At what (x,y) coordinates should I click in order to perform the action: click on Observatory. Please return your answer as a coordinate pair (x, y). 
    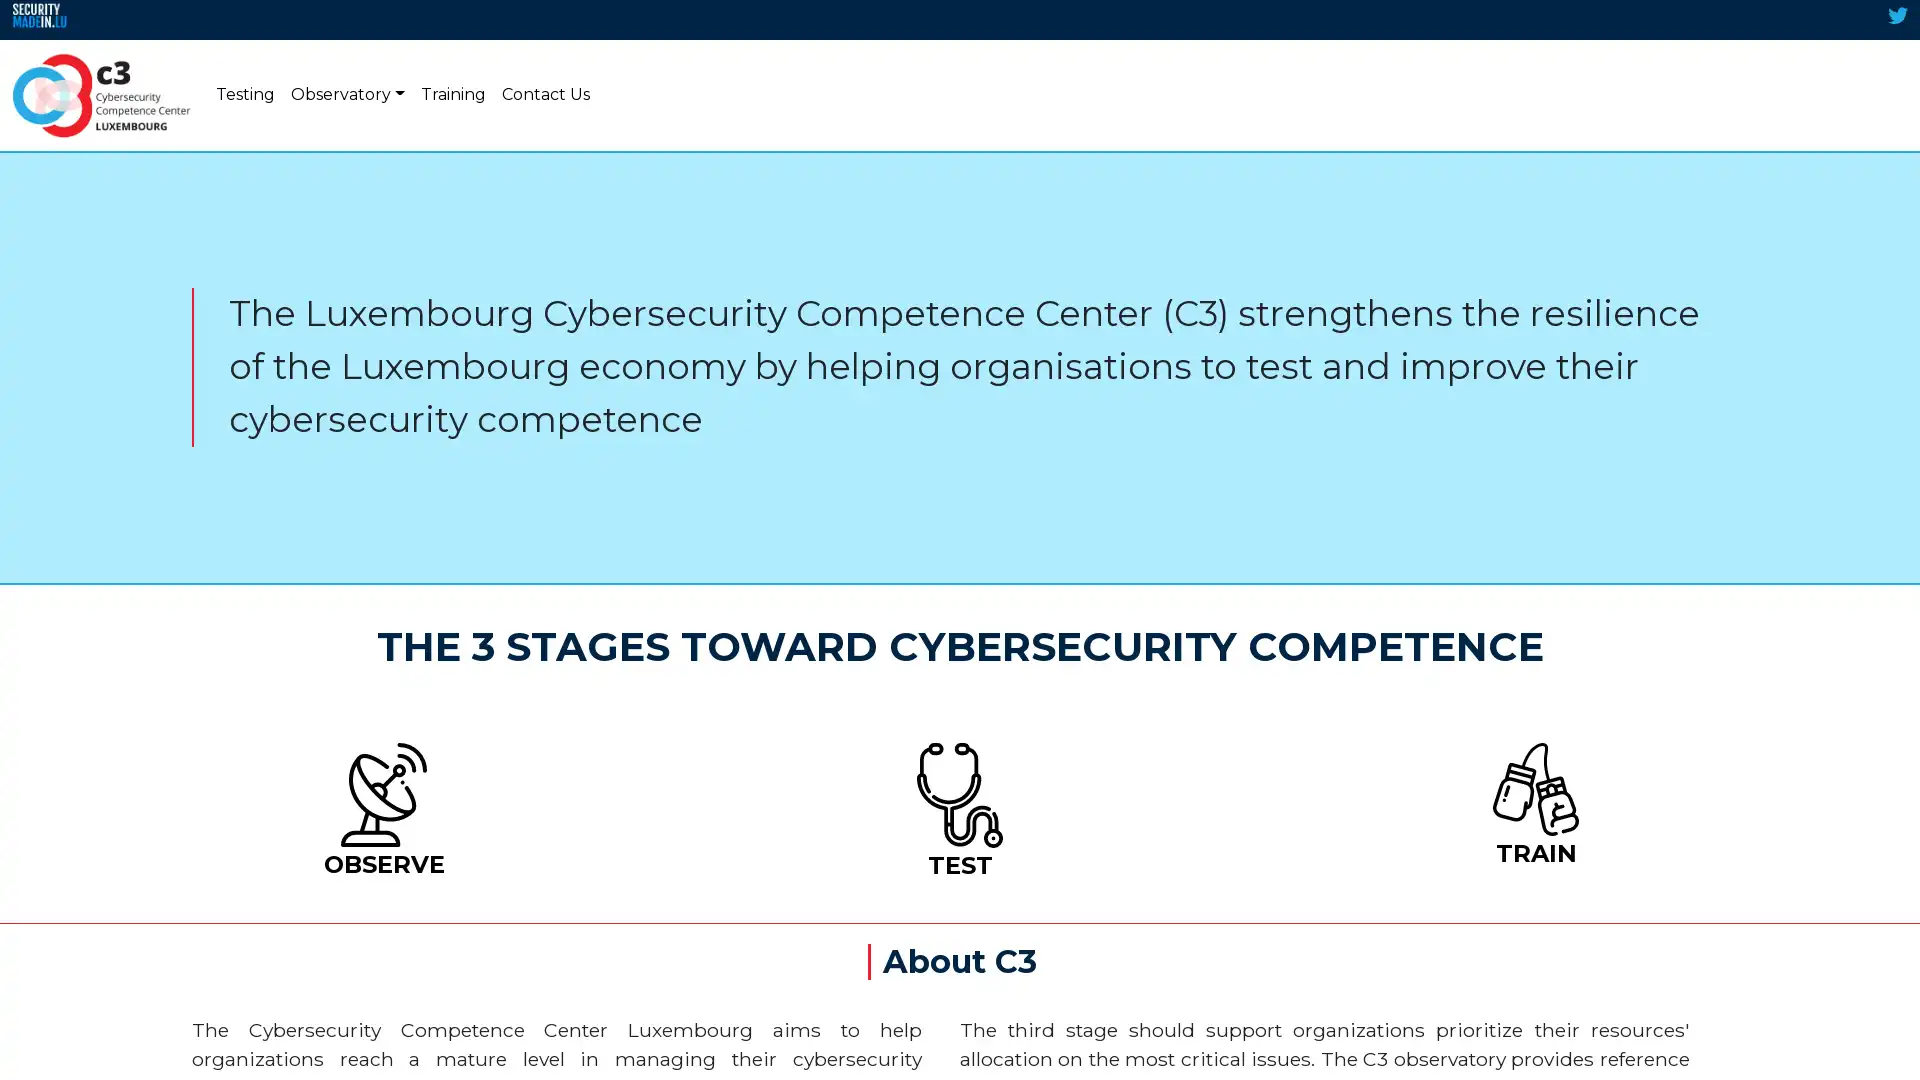
    Looking at the image, I should click on (347, 95).